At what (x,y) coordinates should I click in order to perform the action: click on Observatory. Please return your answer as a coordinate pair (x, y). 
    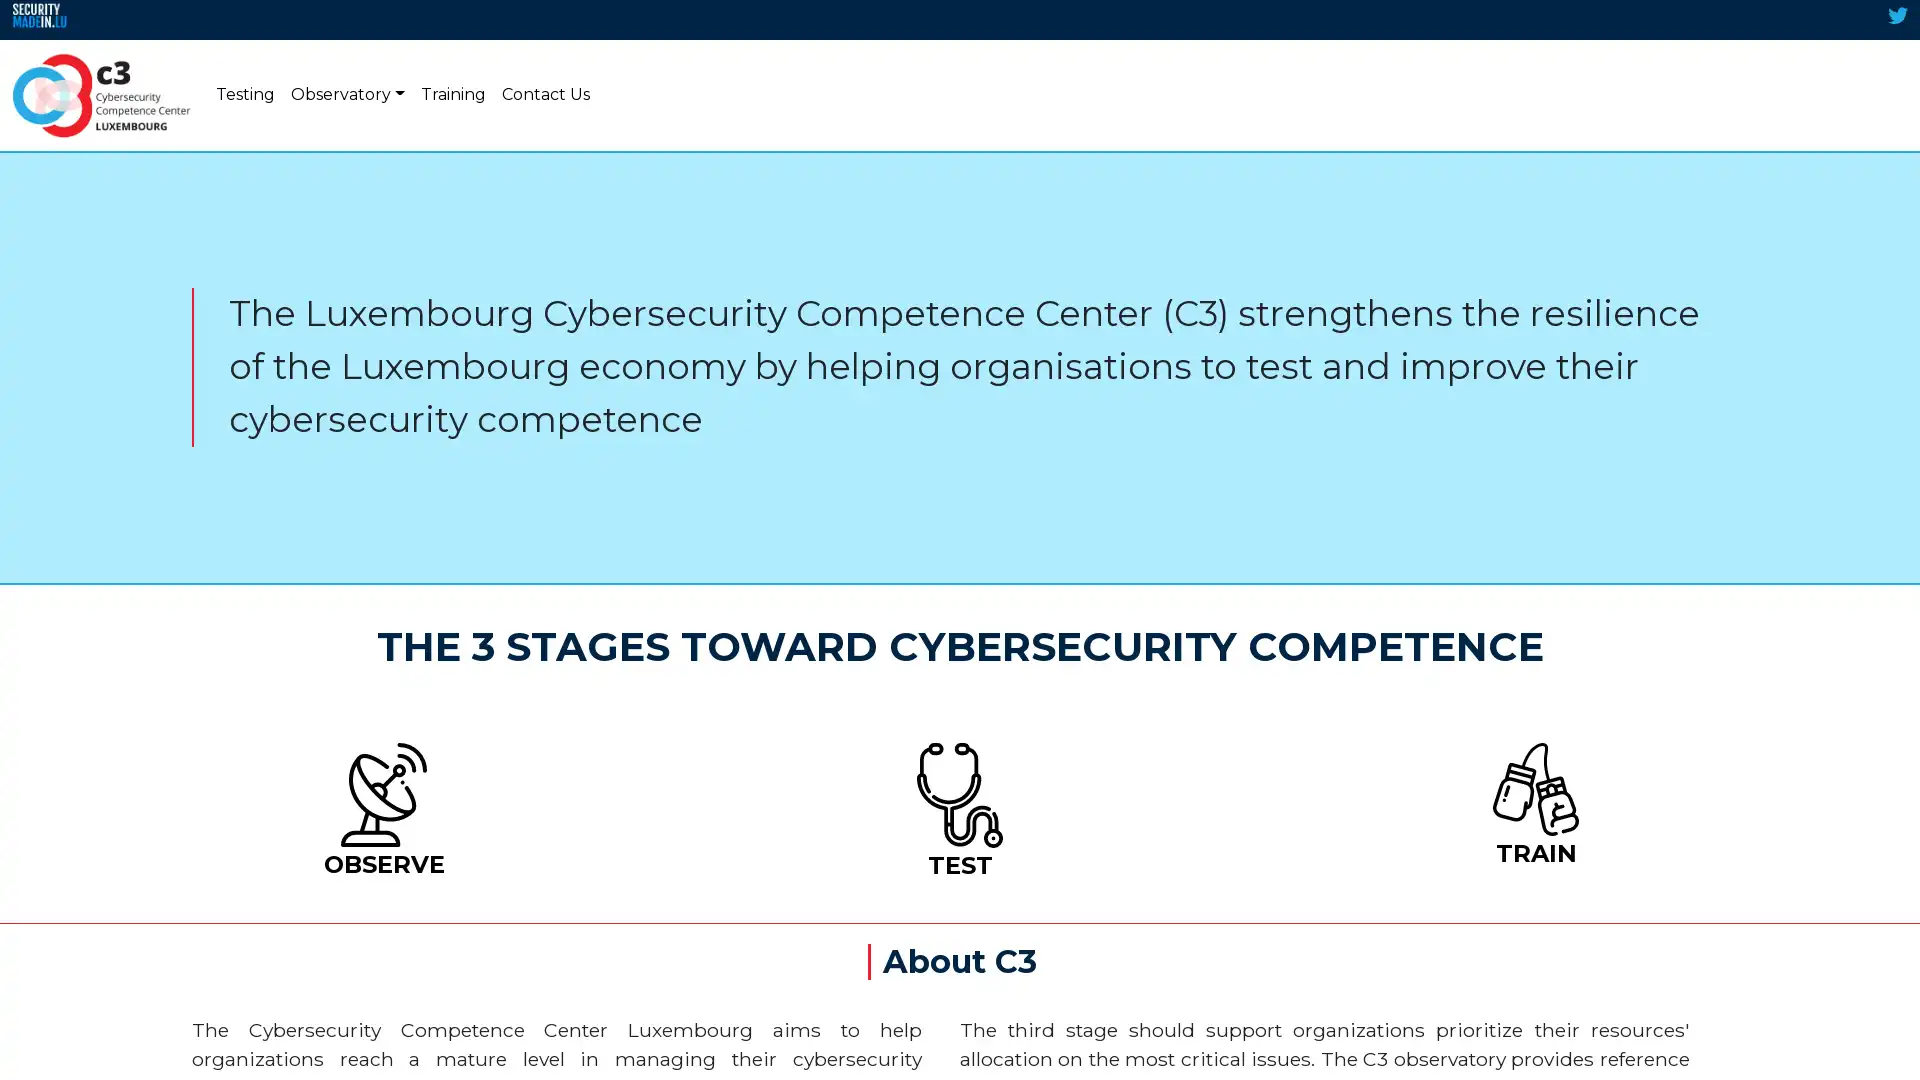
    Looking at the image, I should click on (347, 95).